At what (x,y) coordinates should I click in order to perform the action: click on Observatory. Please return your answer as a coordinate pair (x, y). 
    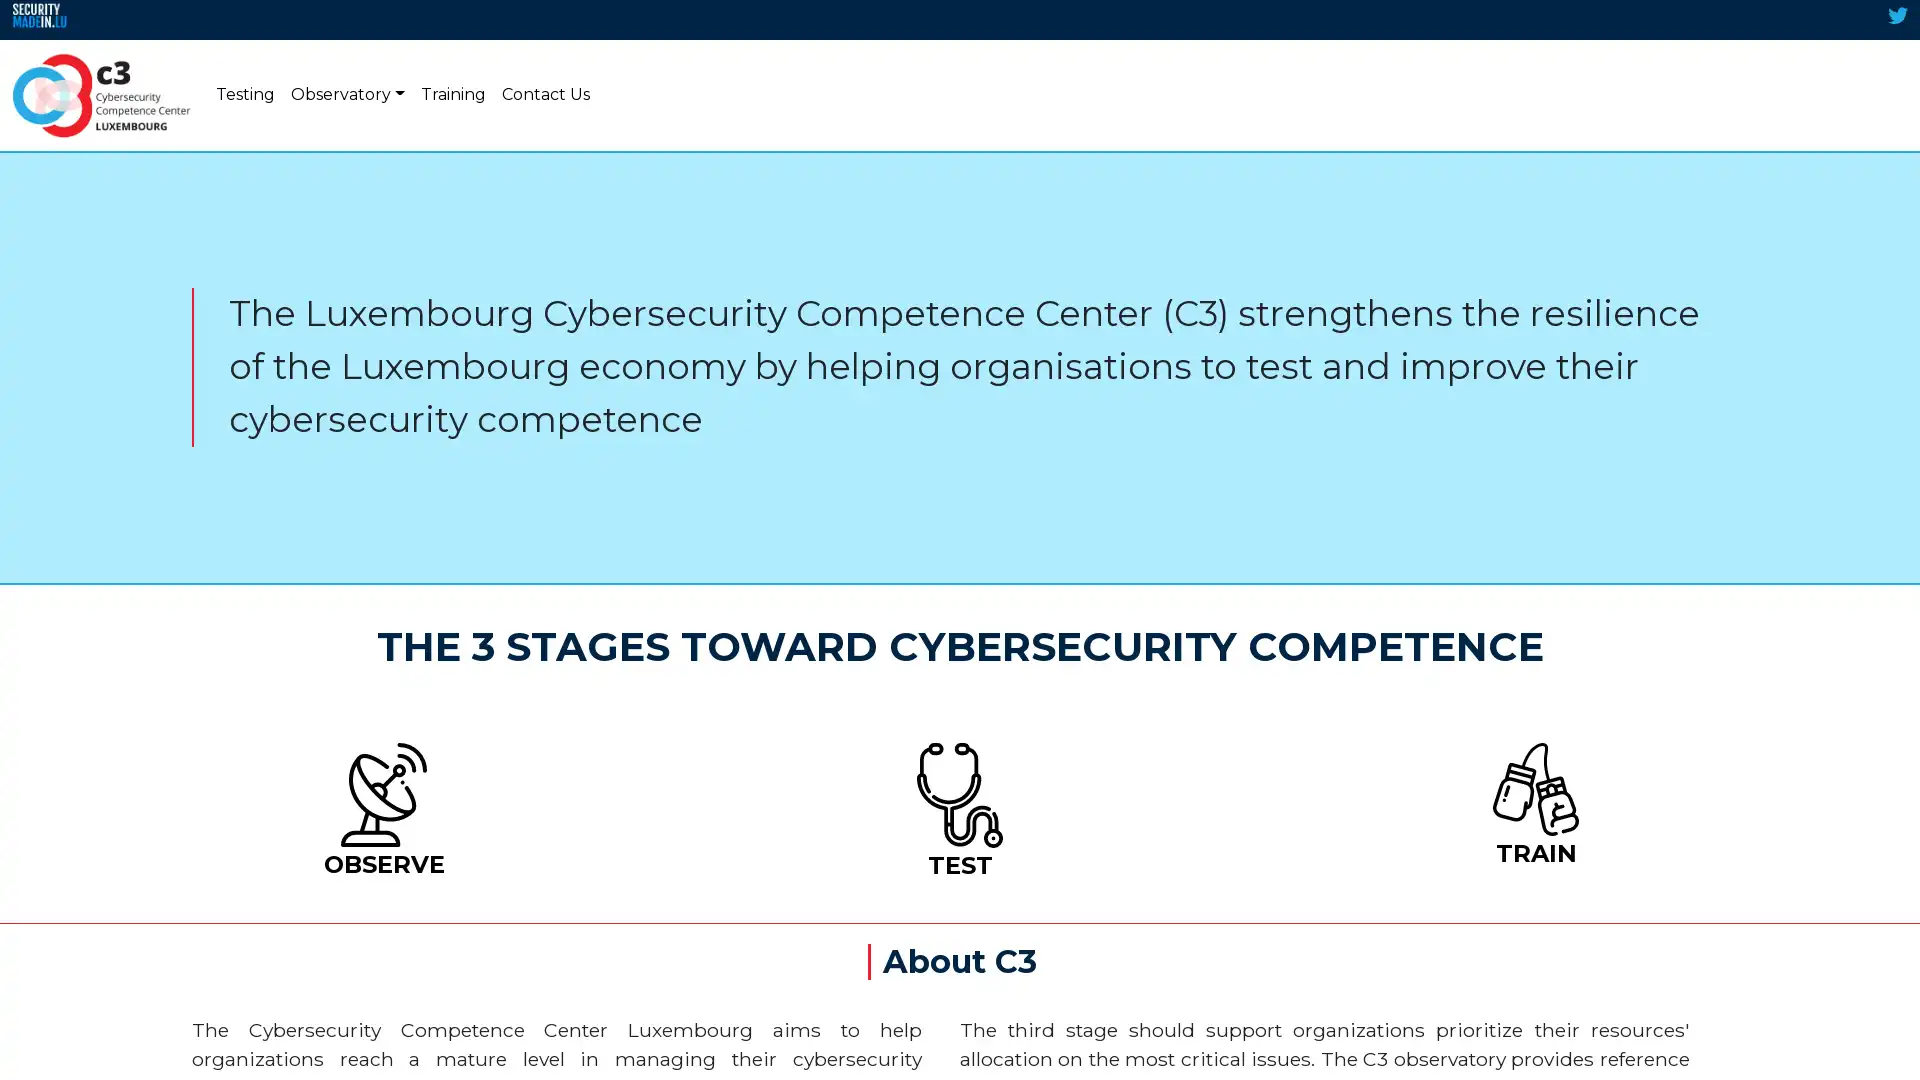
    Looking at the image, I should click on (347, 95).